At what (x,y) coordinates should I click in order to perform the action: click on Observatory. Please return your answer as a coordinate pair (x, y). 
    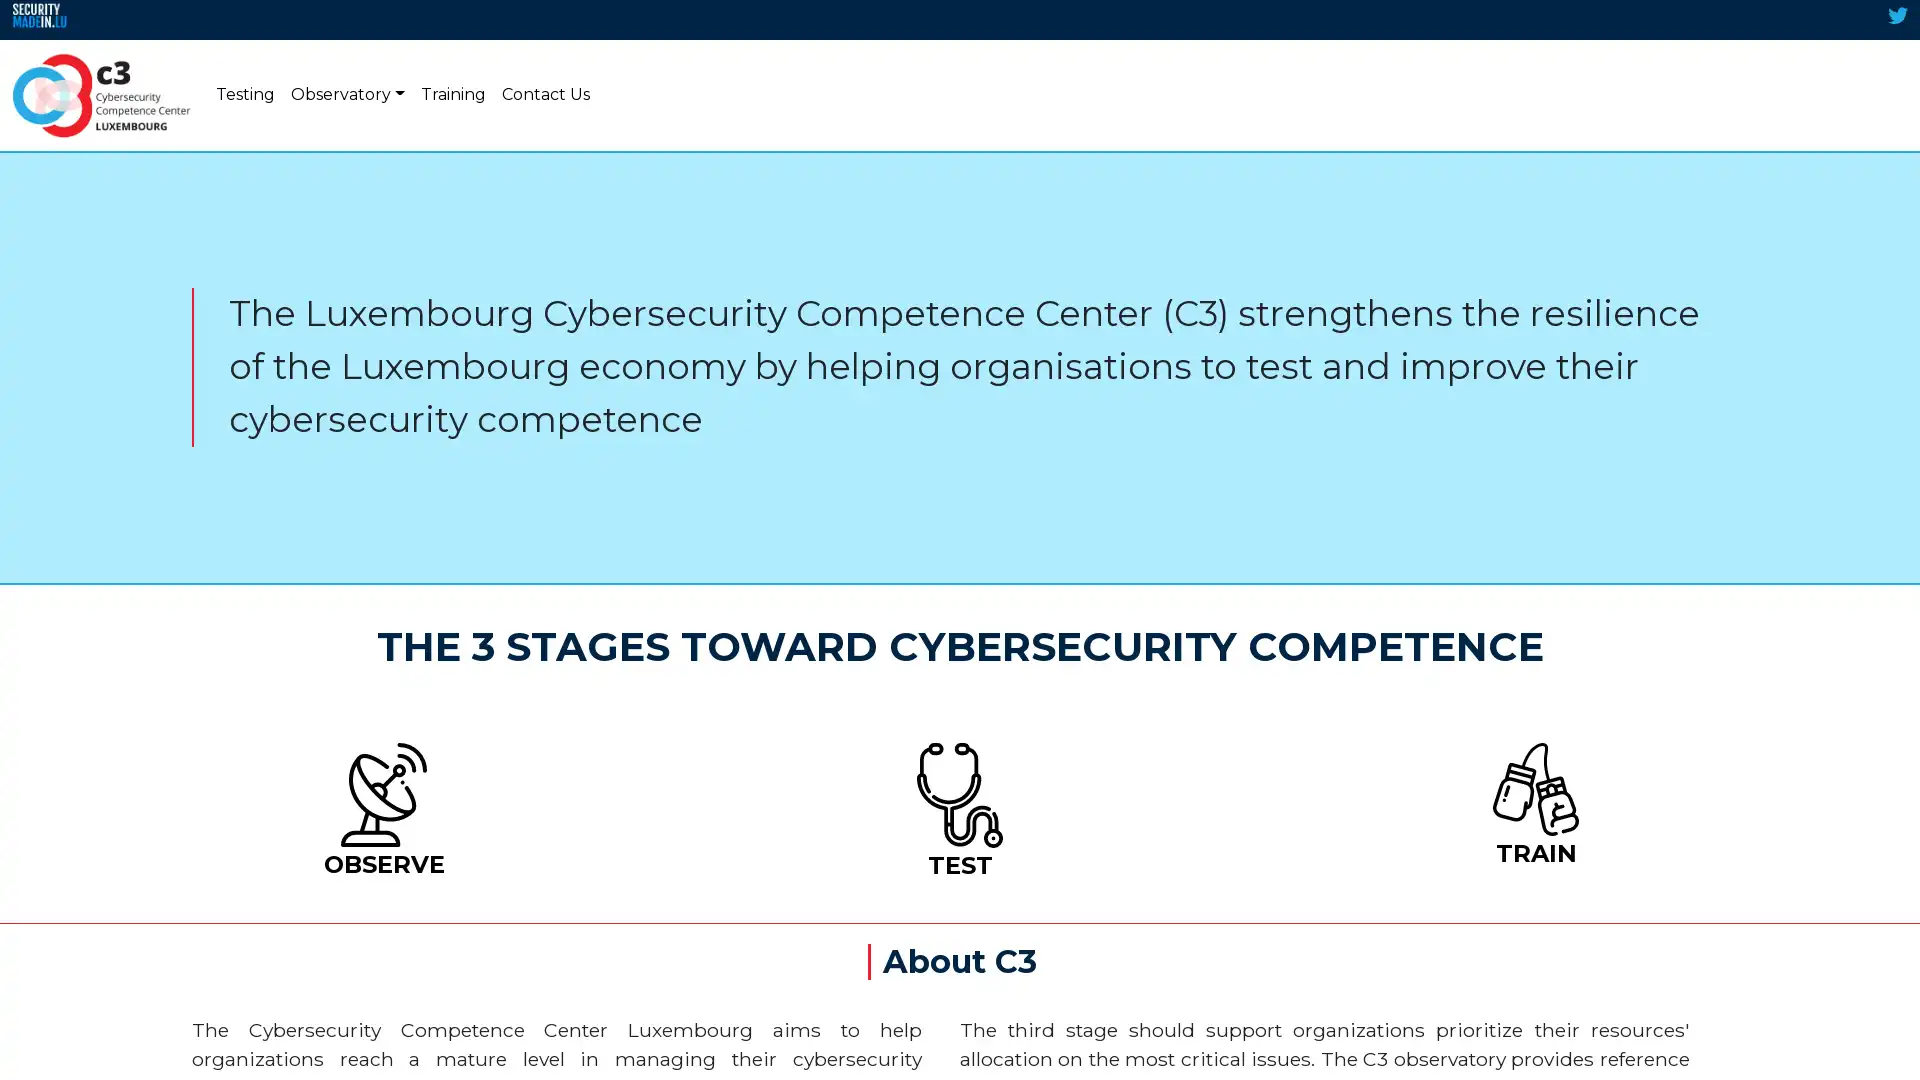
    Looking at the image, I should click on (347, 95).